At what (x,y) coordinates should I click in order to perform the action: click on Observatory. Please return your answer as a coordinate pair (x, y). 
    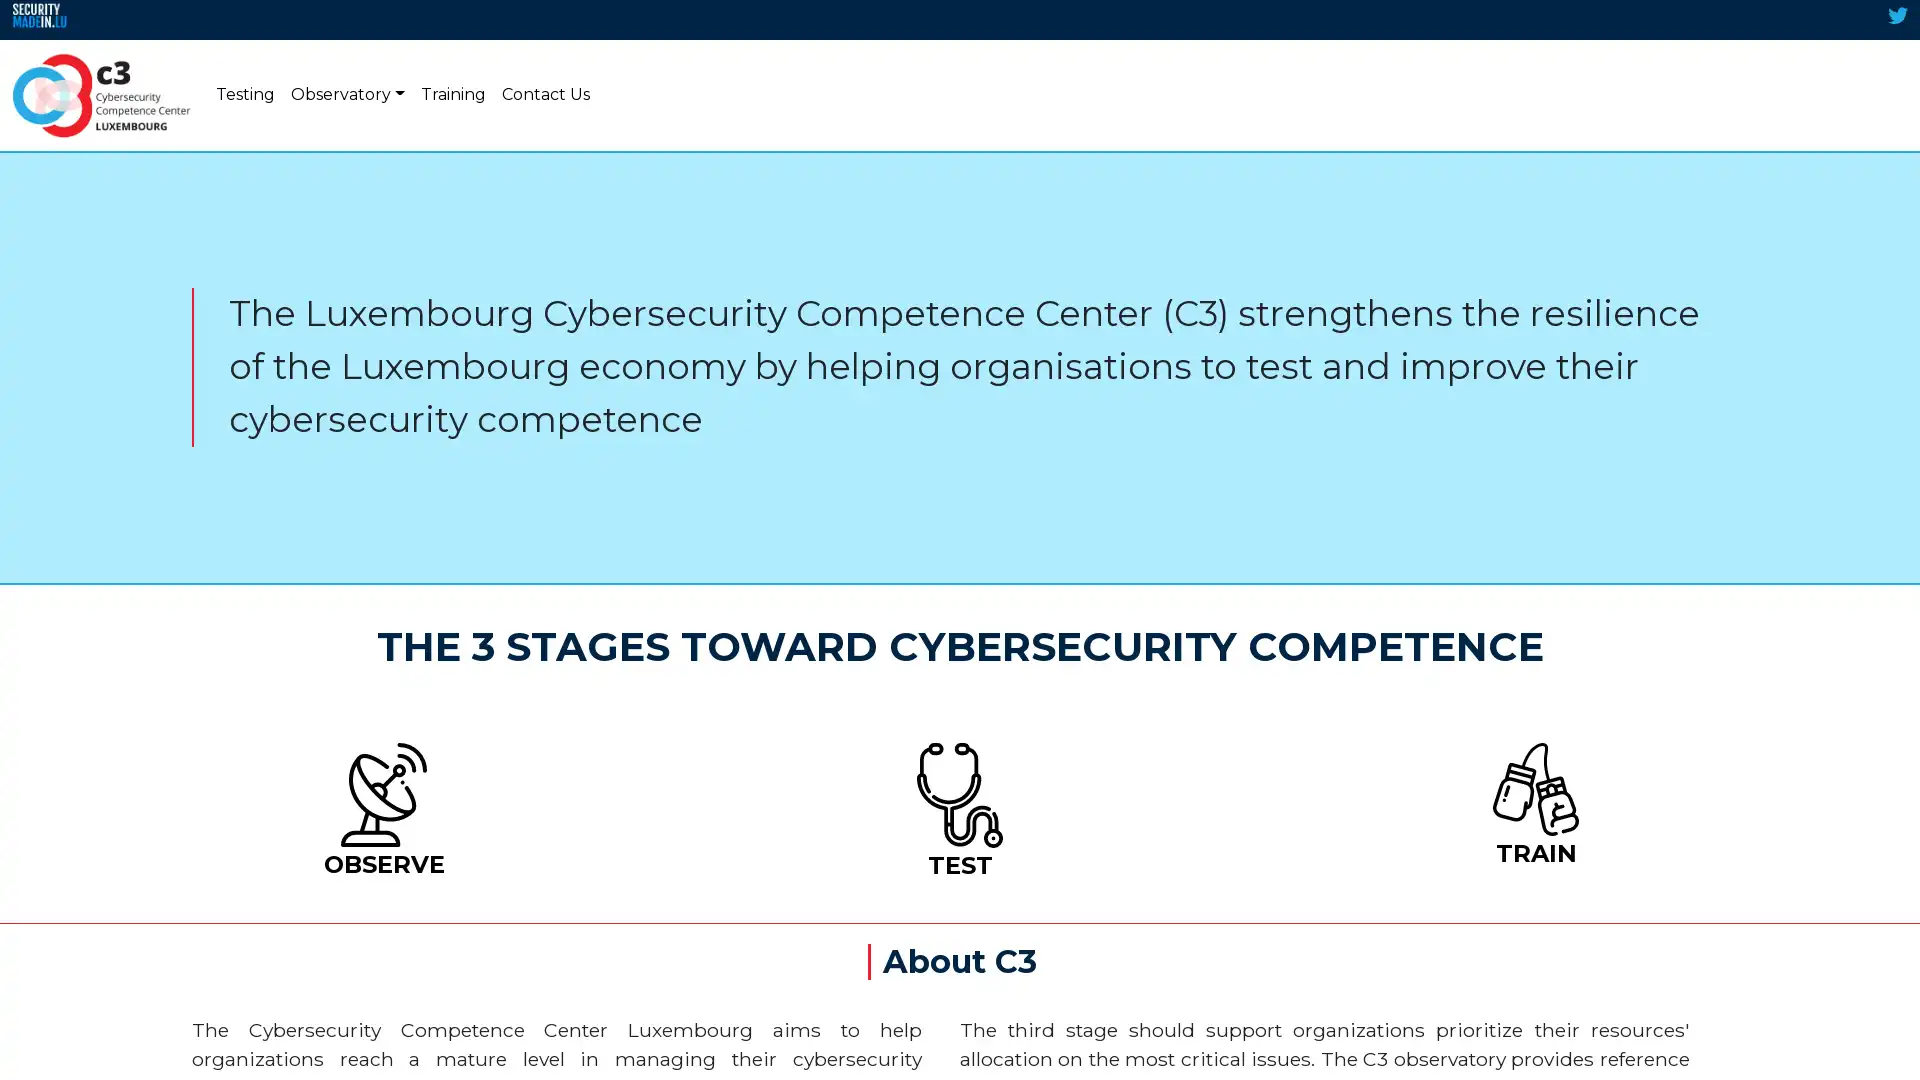
    Looking at the image, I should click on (347, 95).